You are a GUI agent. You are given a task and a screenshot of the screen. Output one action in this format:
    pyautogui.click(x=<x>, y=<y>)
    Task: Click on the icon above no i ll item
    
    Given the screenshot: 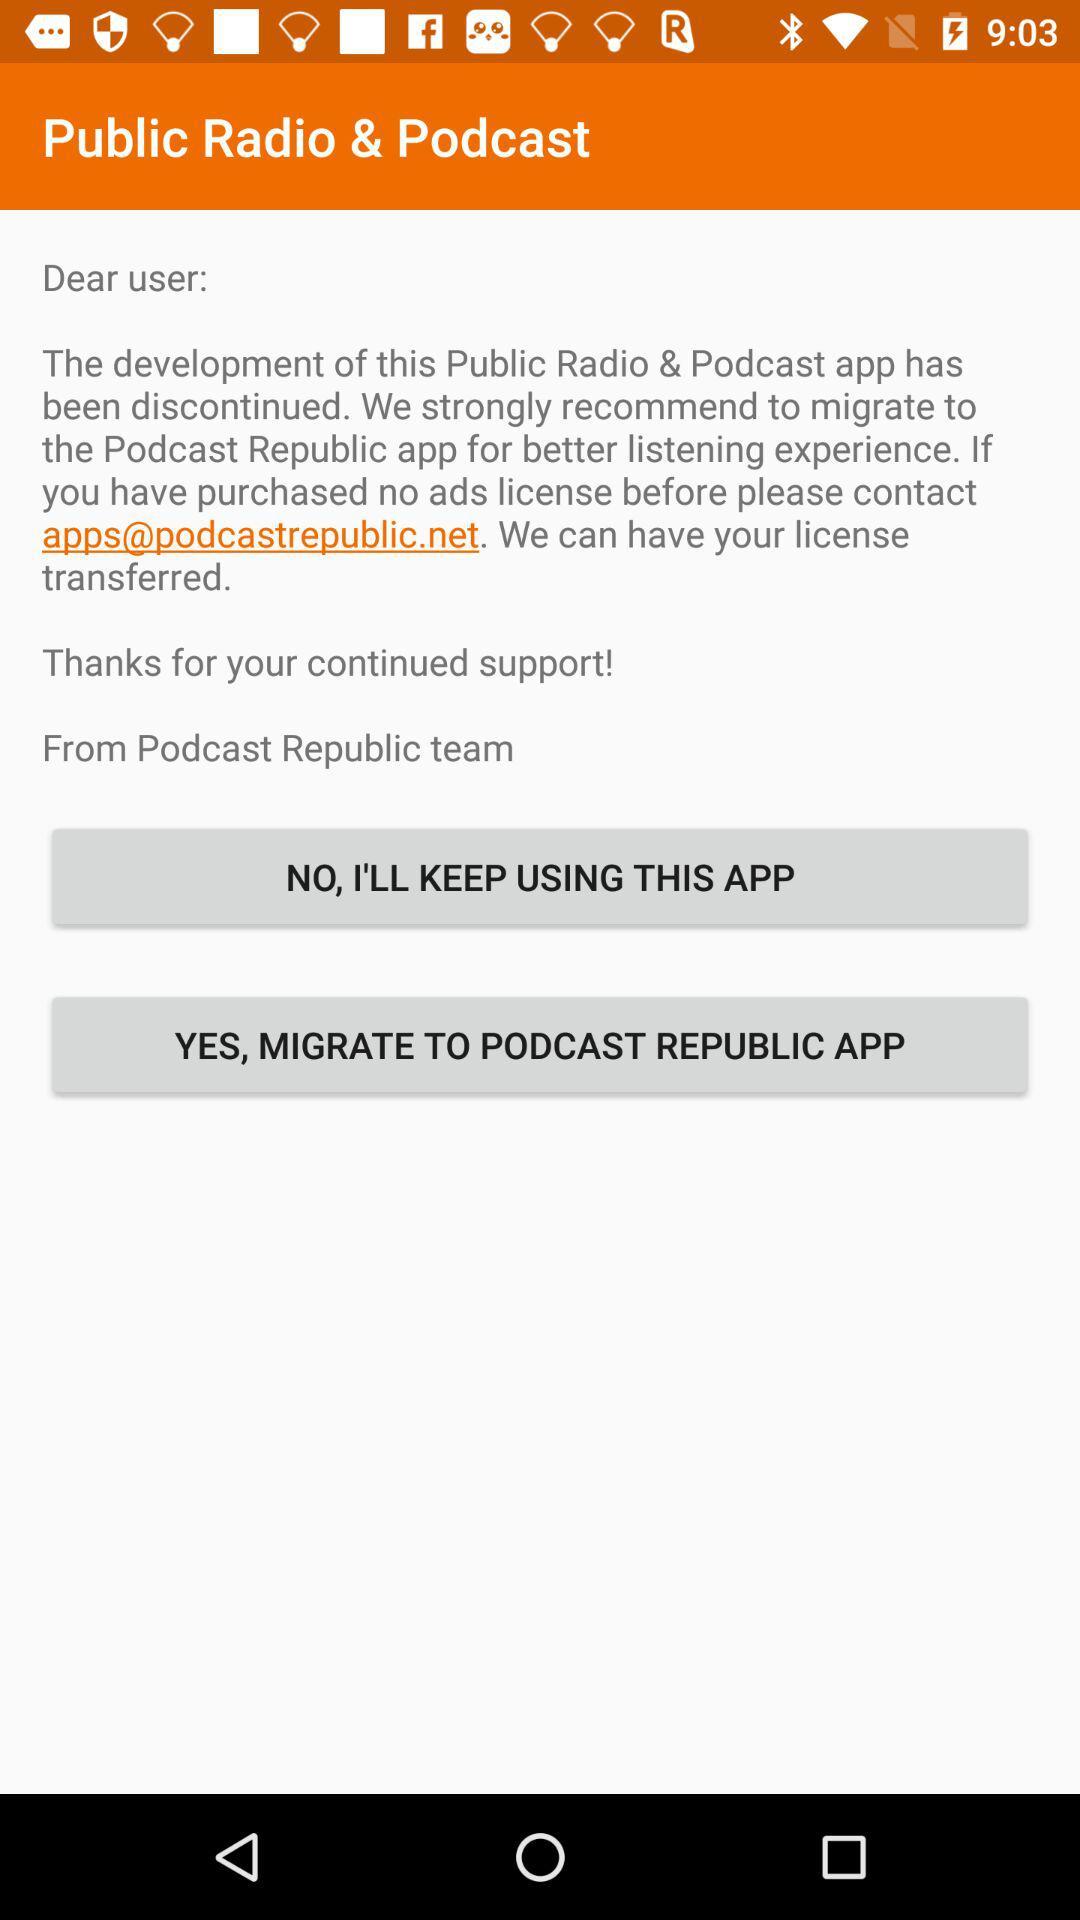 What is the action you would take?
    pyautogui.click(x=540, y=511)
    